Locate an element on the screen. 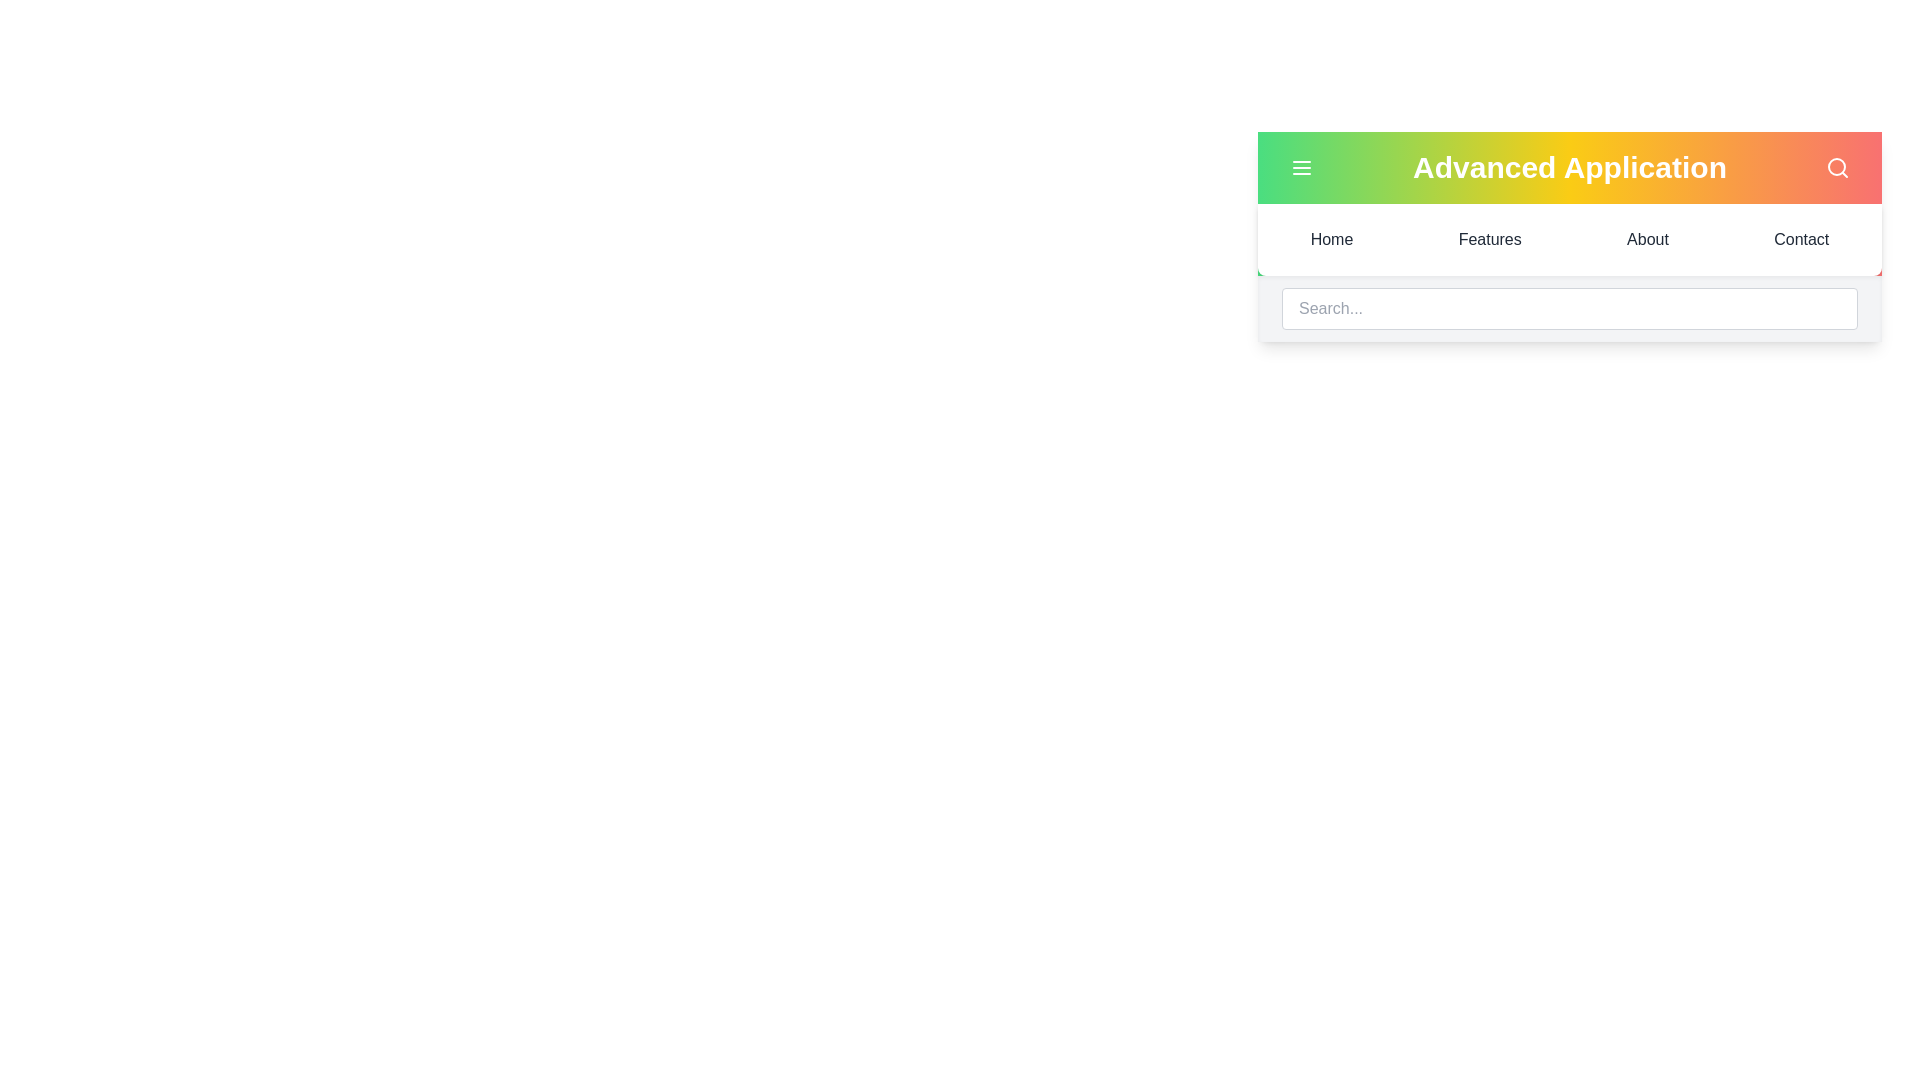 Image resolution: width=1920 pixels, height=1080 pixels. the menu item About to navigate is located at coordinates (1647, 238).